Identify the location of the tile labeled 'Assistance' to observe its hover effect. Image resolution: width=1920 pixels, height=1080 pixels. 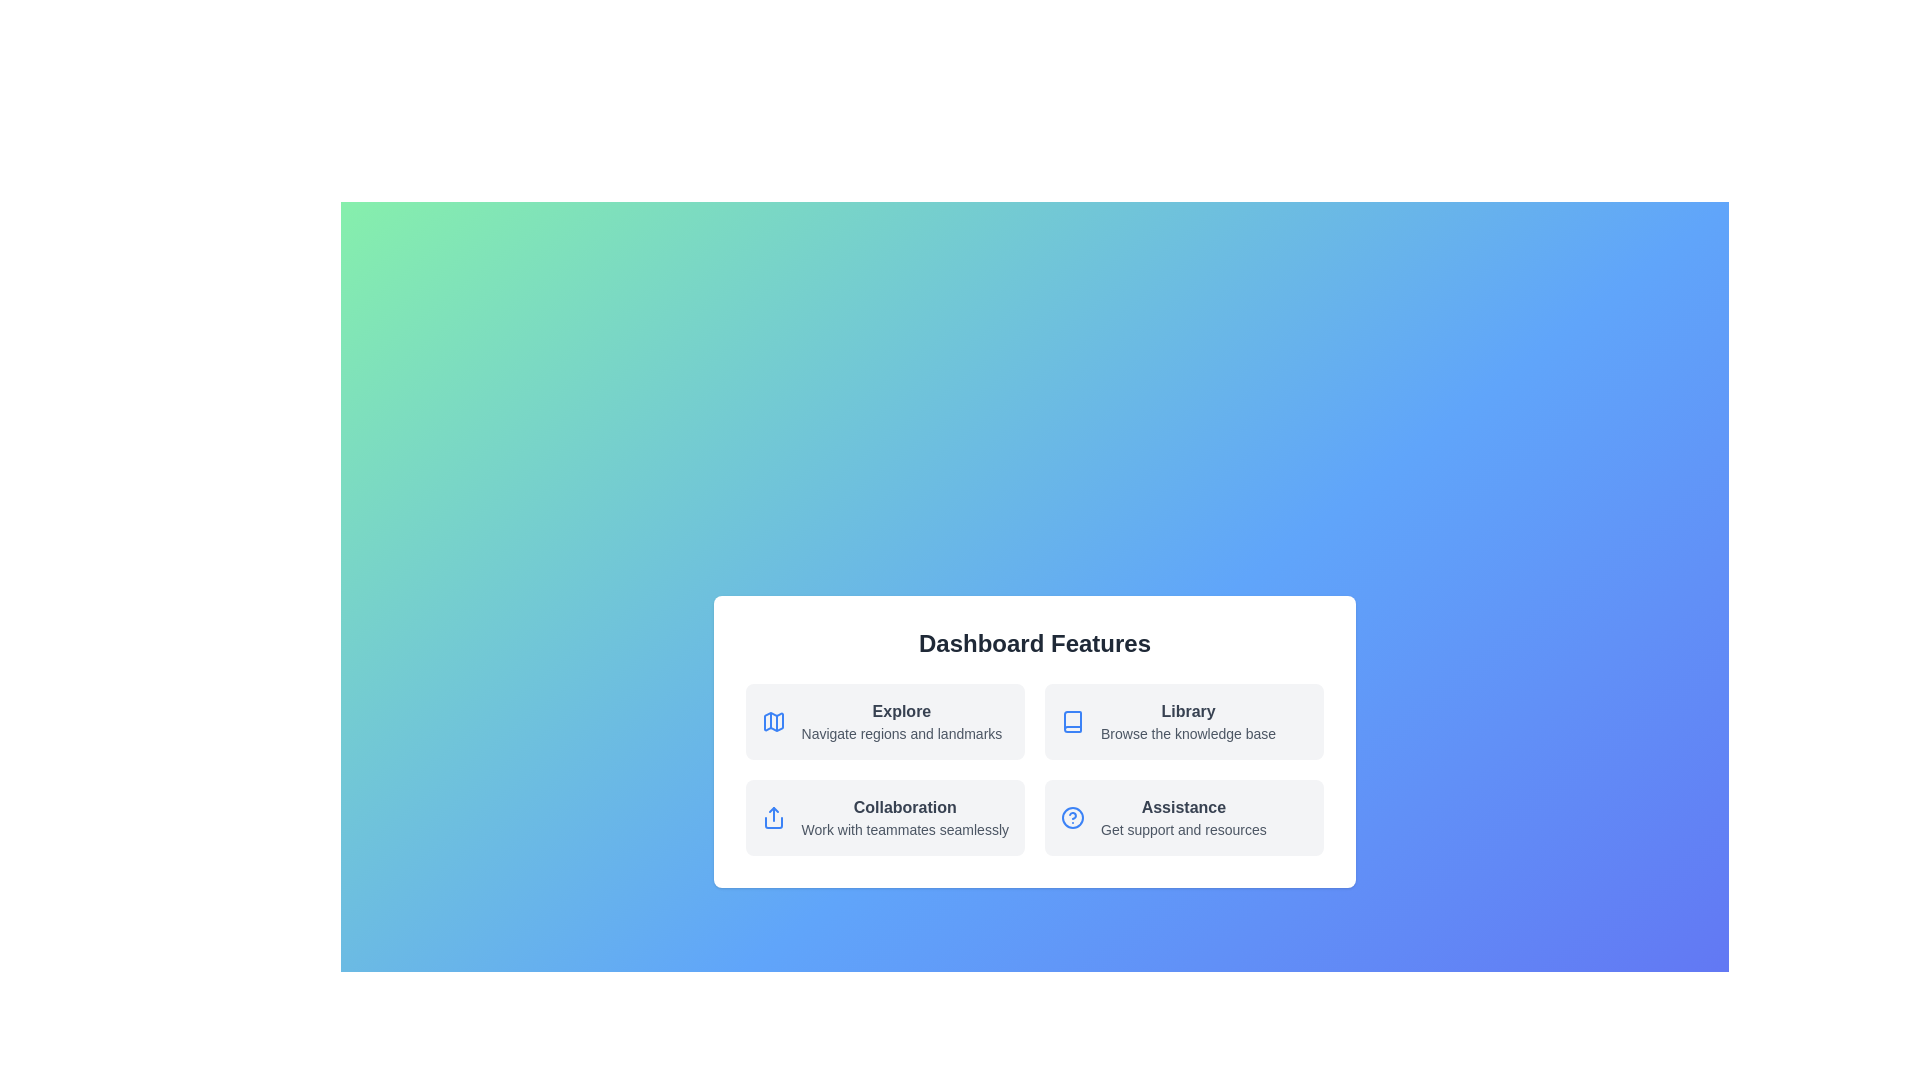
(1185, 817).